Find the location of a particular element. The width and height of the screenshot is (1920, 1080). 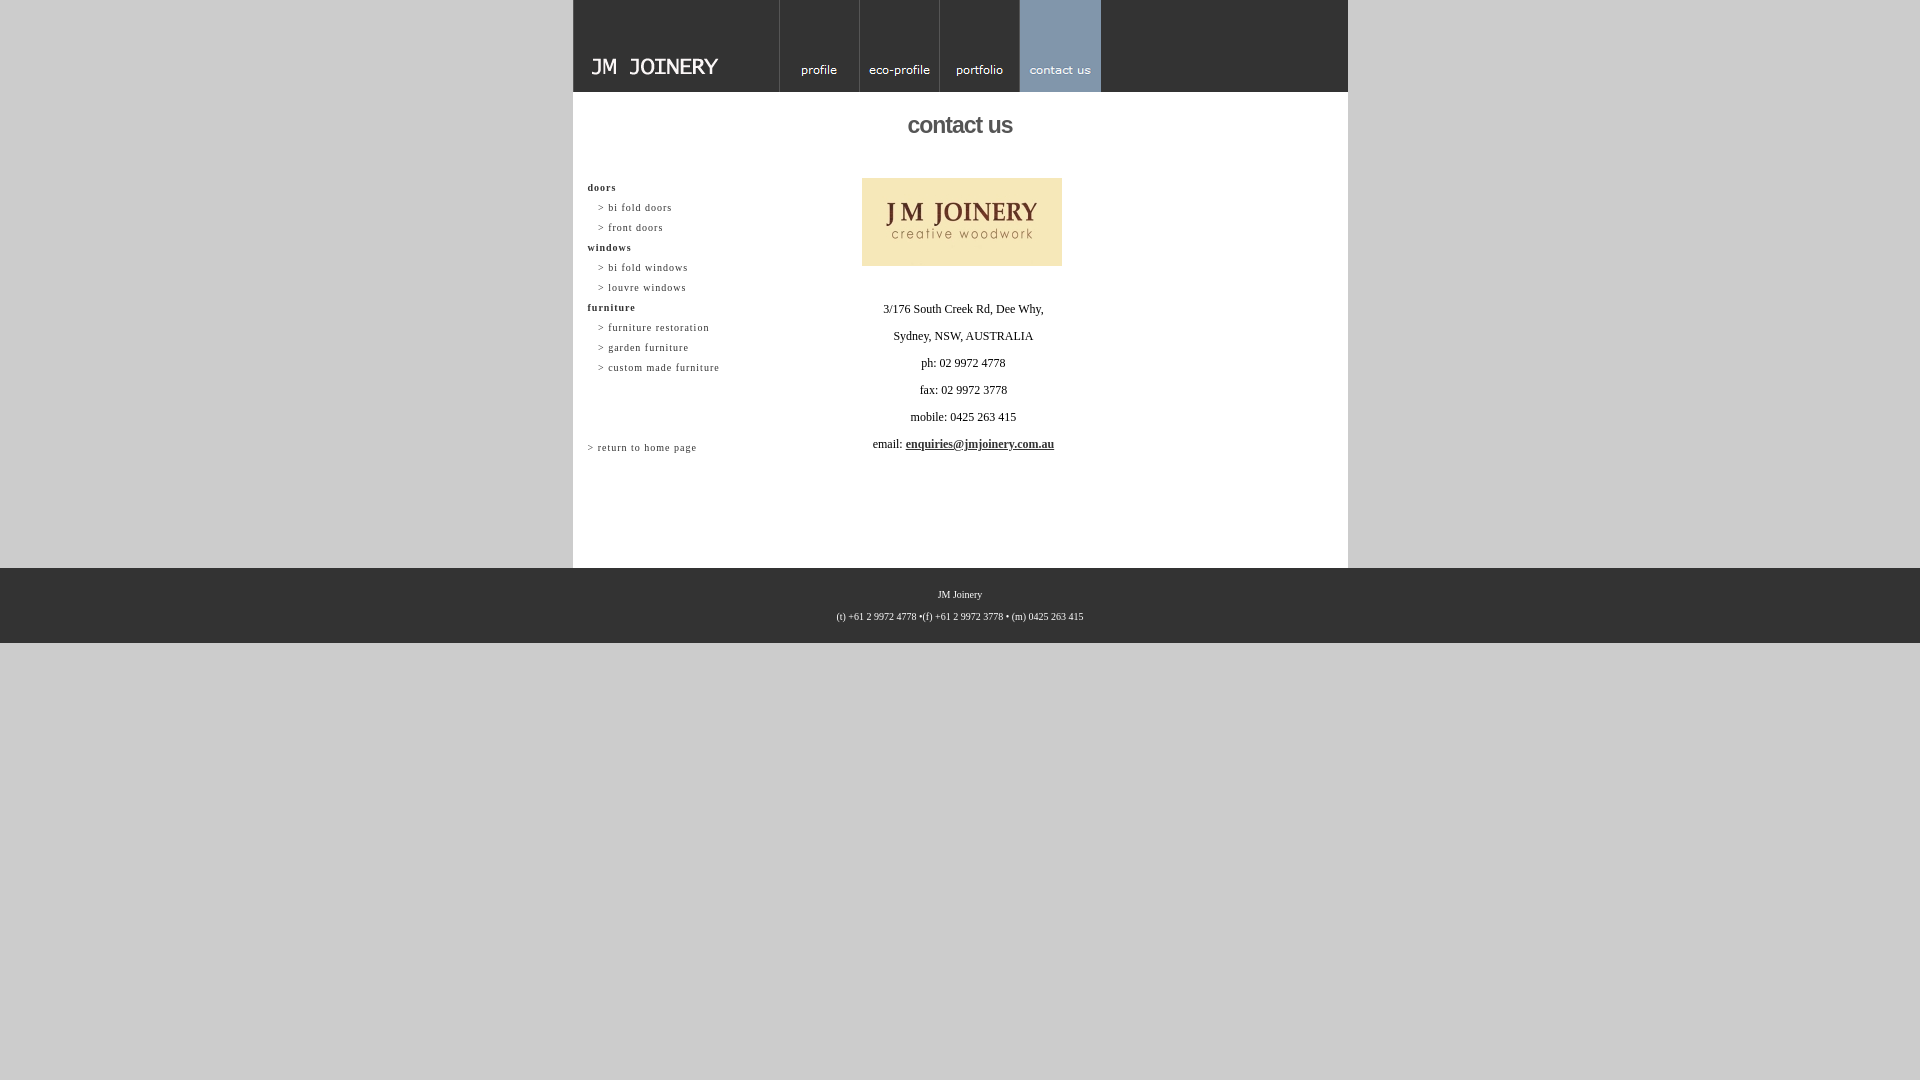

'enquiries@jmjoinery.com.au' is located at coordinates (979, 442).